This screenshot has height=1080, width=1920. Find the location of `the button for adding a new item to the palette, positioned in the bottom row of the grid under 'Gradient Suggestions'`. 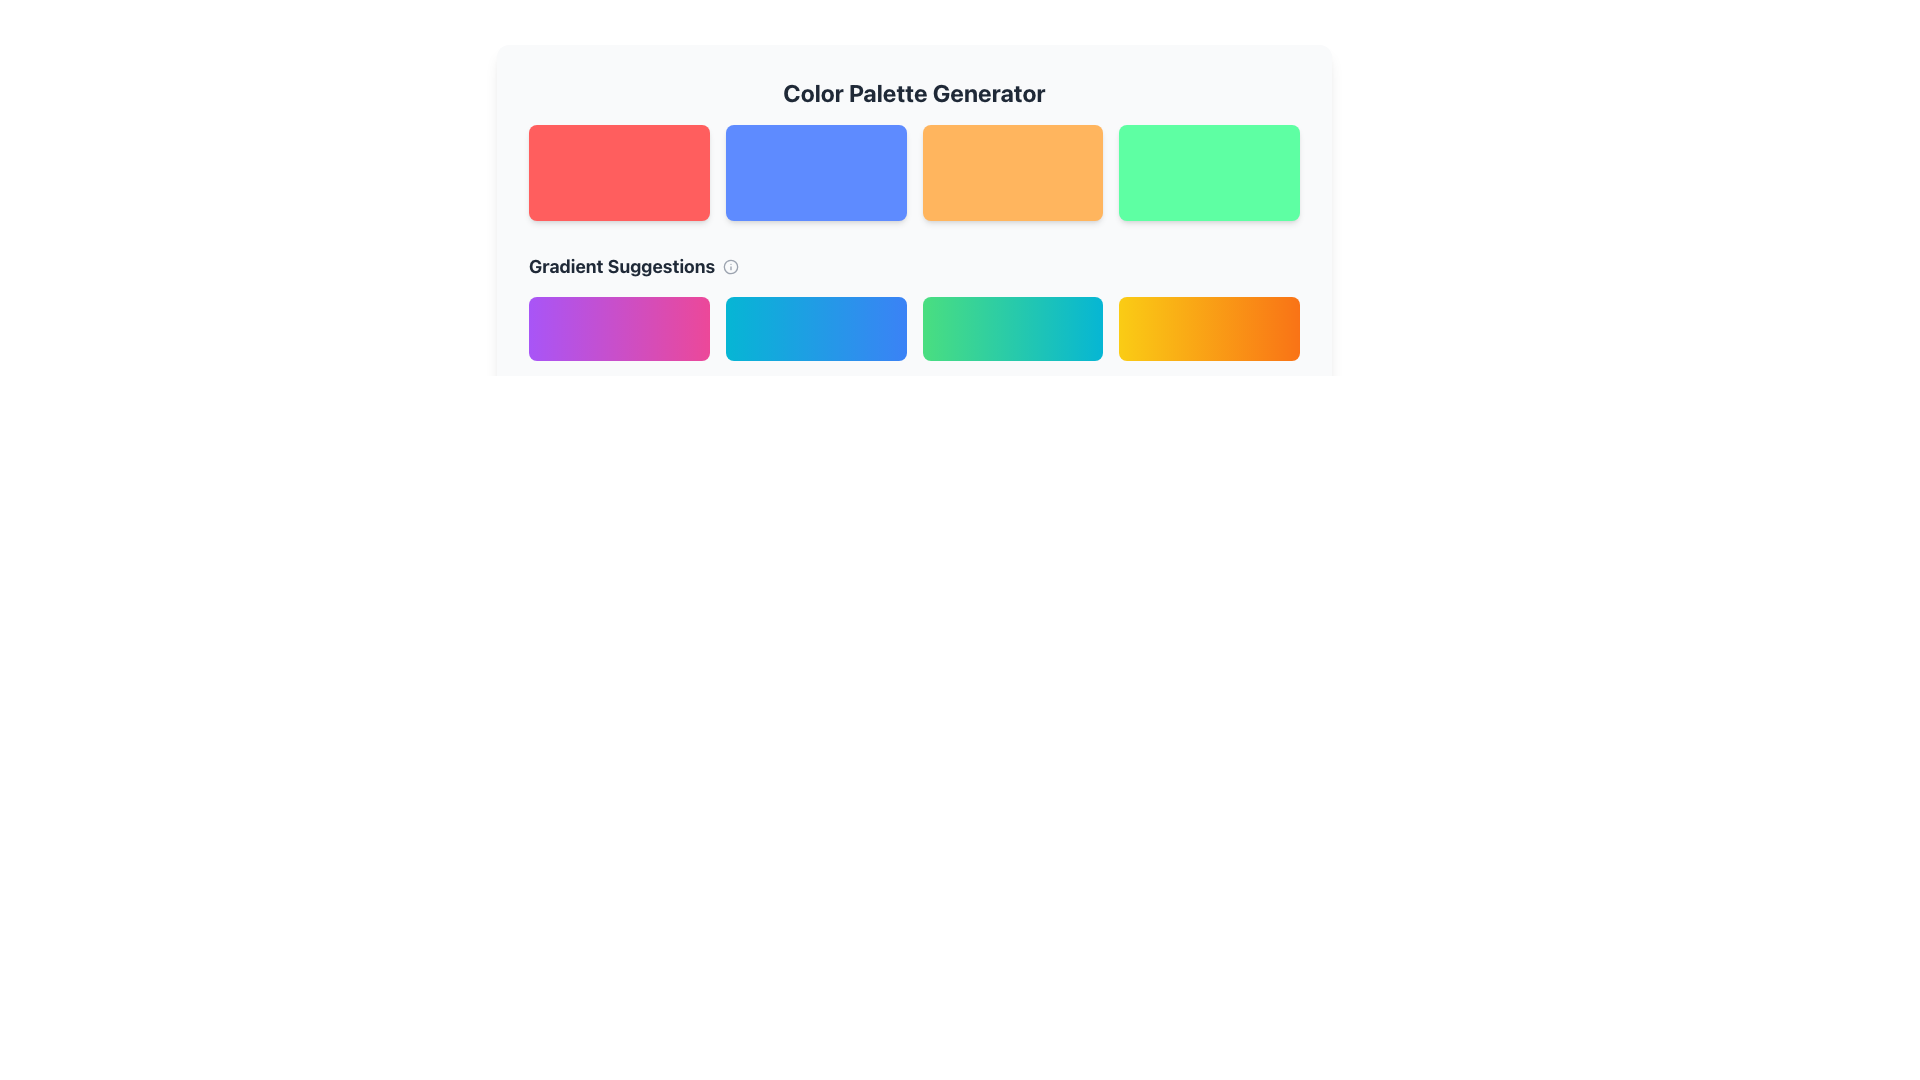

the button for adding a new item to the palette, positioned in the bottom row of the grid under 'Gradient Suggestions' is located at coordinates (618, 327).